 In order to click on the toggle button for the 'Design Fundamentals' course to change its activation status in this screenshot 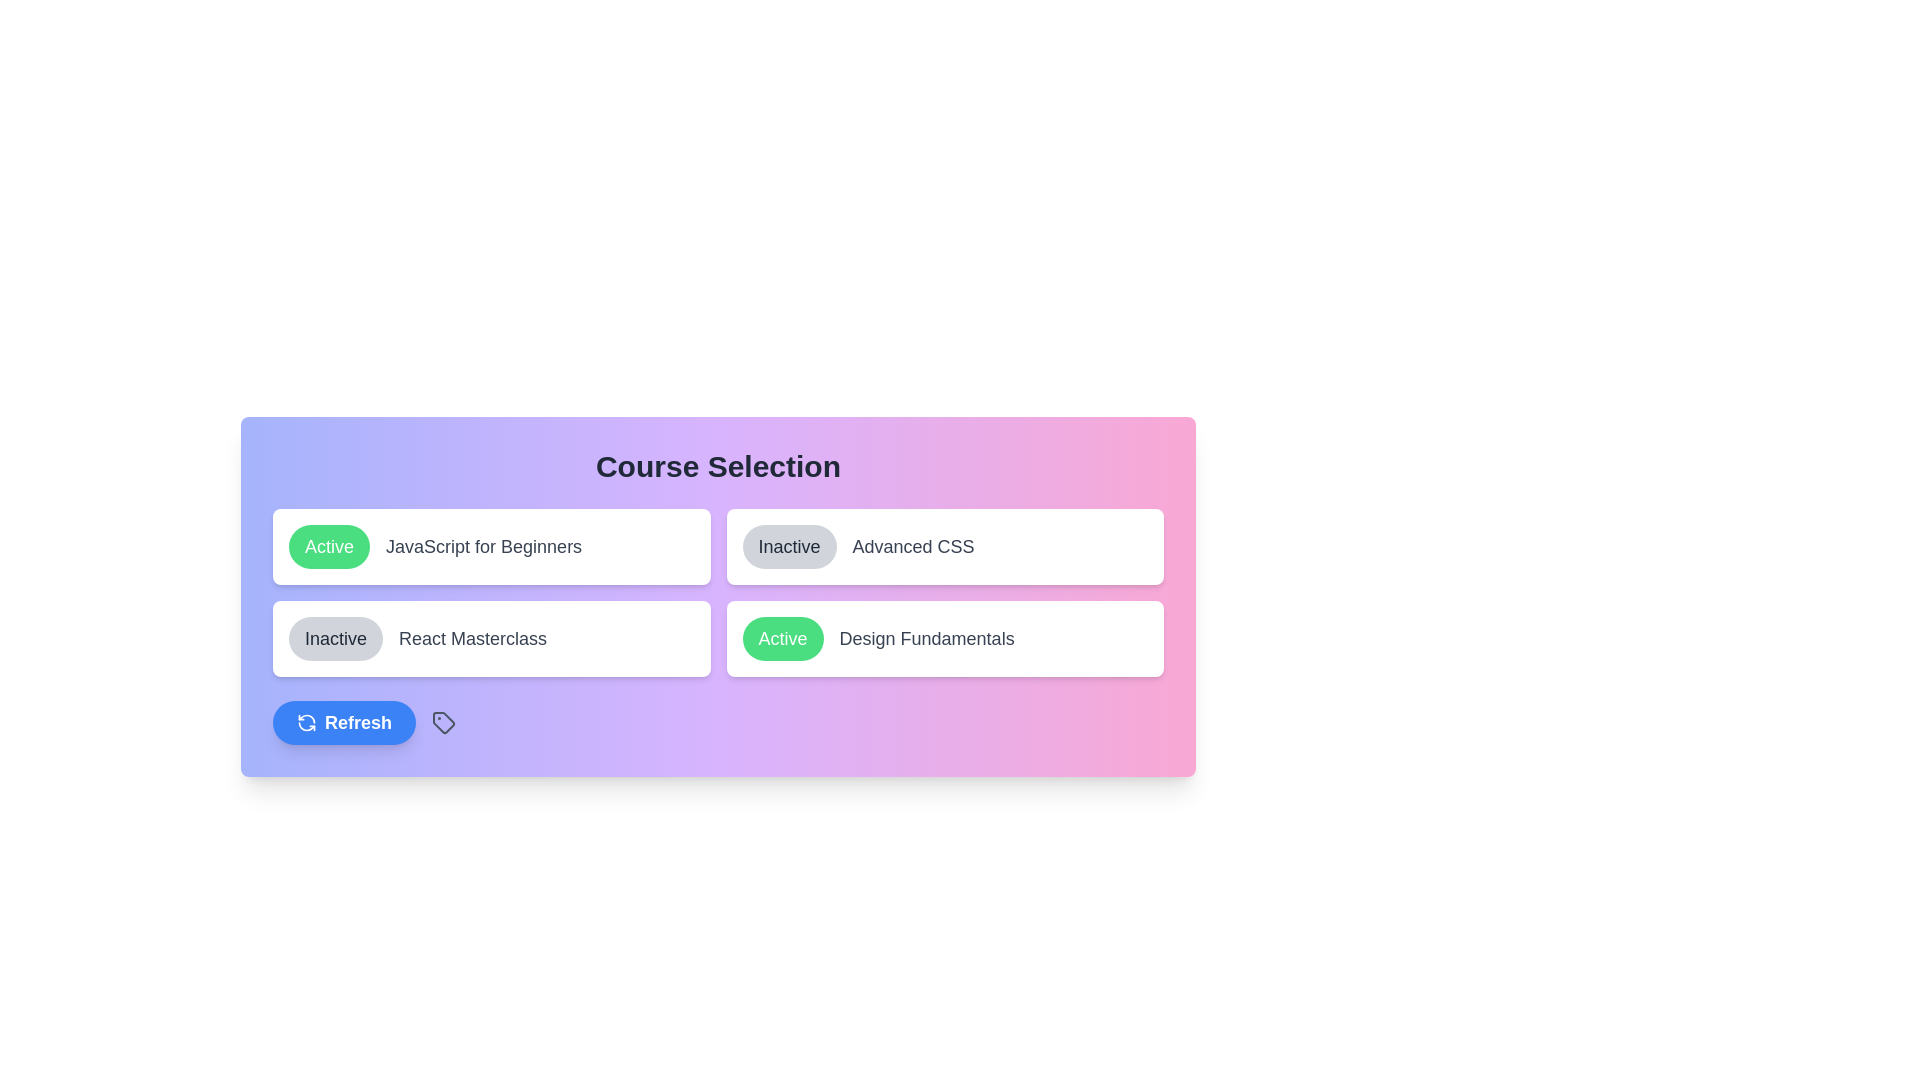, I will do `click(781, 639)`.